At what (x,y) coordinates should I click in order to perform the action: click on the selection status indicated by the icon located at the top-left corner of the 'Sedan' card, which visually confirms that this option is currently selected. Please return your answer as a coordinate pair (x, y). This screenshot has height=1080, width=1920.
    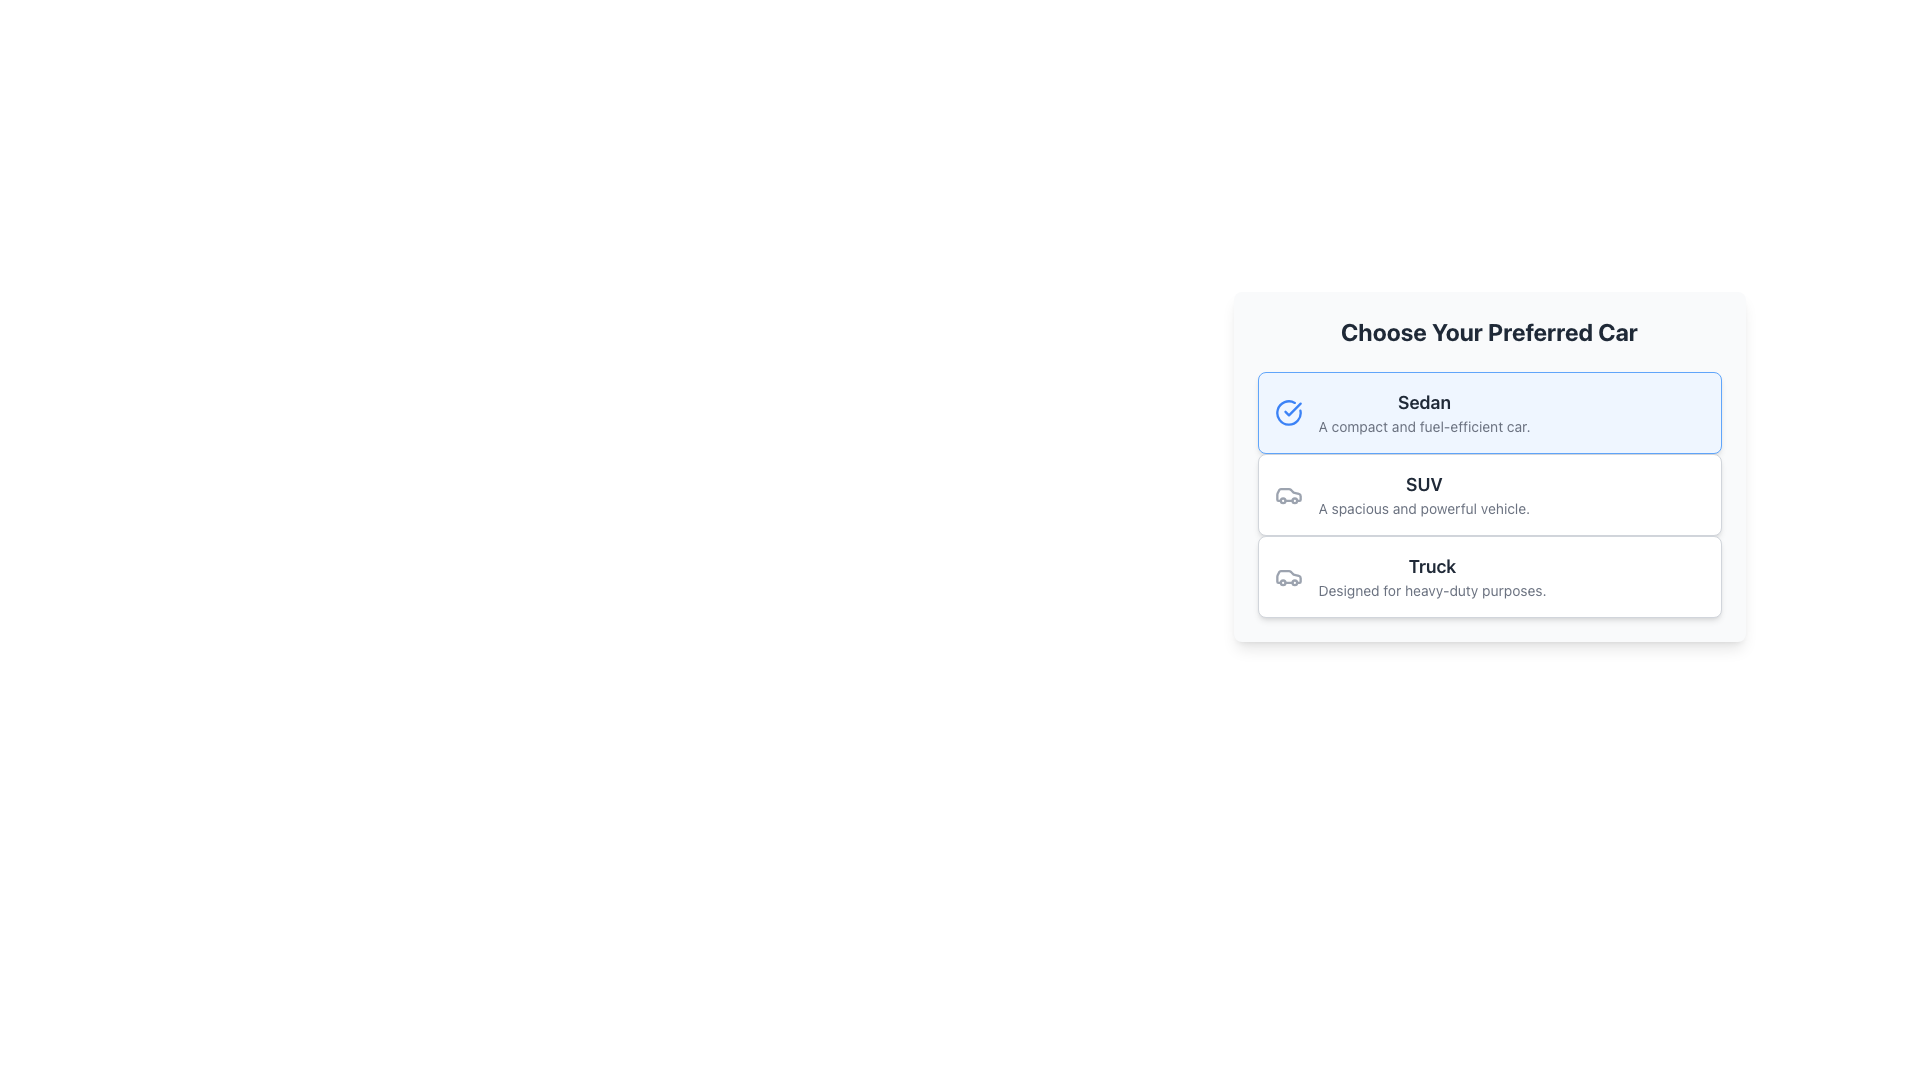
    Looking at the image, I should click on (1288, 411).